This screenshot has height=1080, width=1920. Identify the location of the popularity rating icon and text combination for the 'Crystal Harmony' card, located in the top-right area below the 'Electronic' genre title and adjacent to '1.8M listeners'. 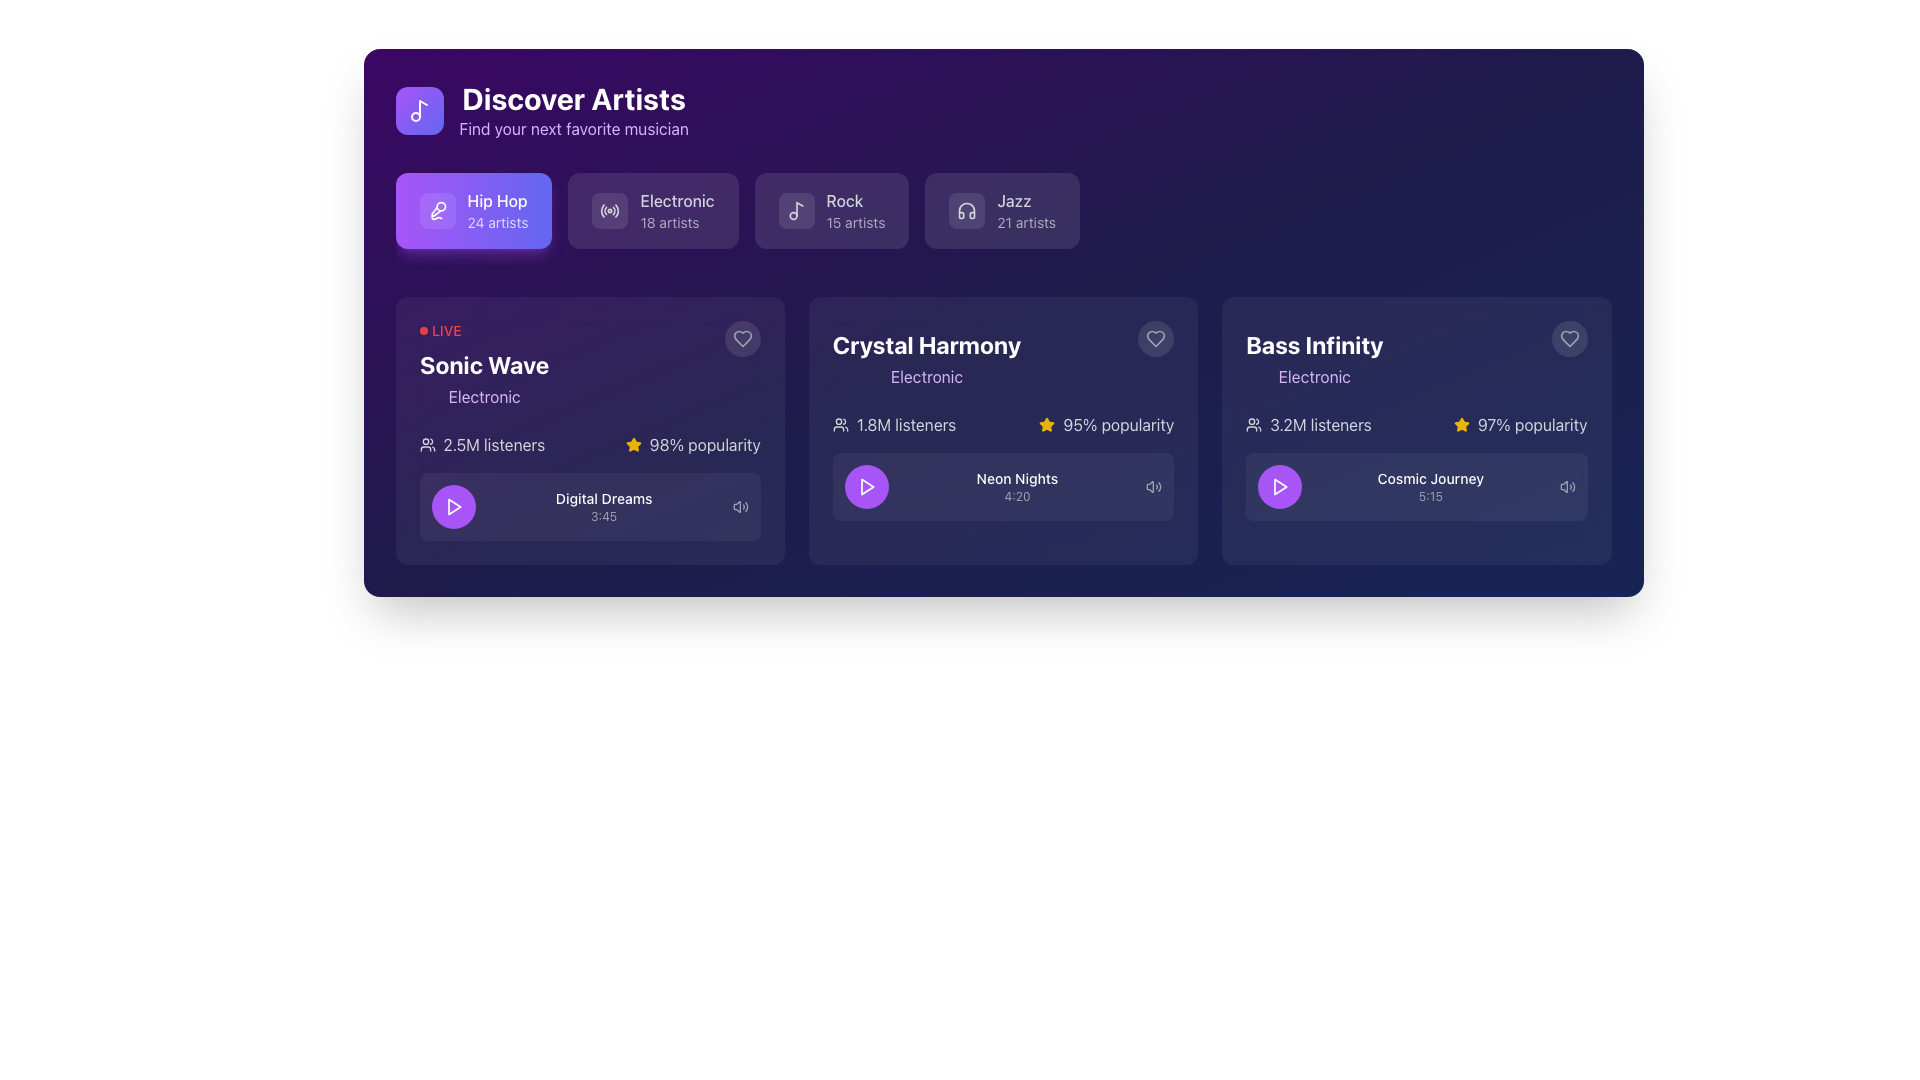
(1105, 423).